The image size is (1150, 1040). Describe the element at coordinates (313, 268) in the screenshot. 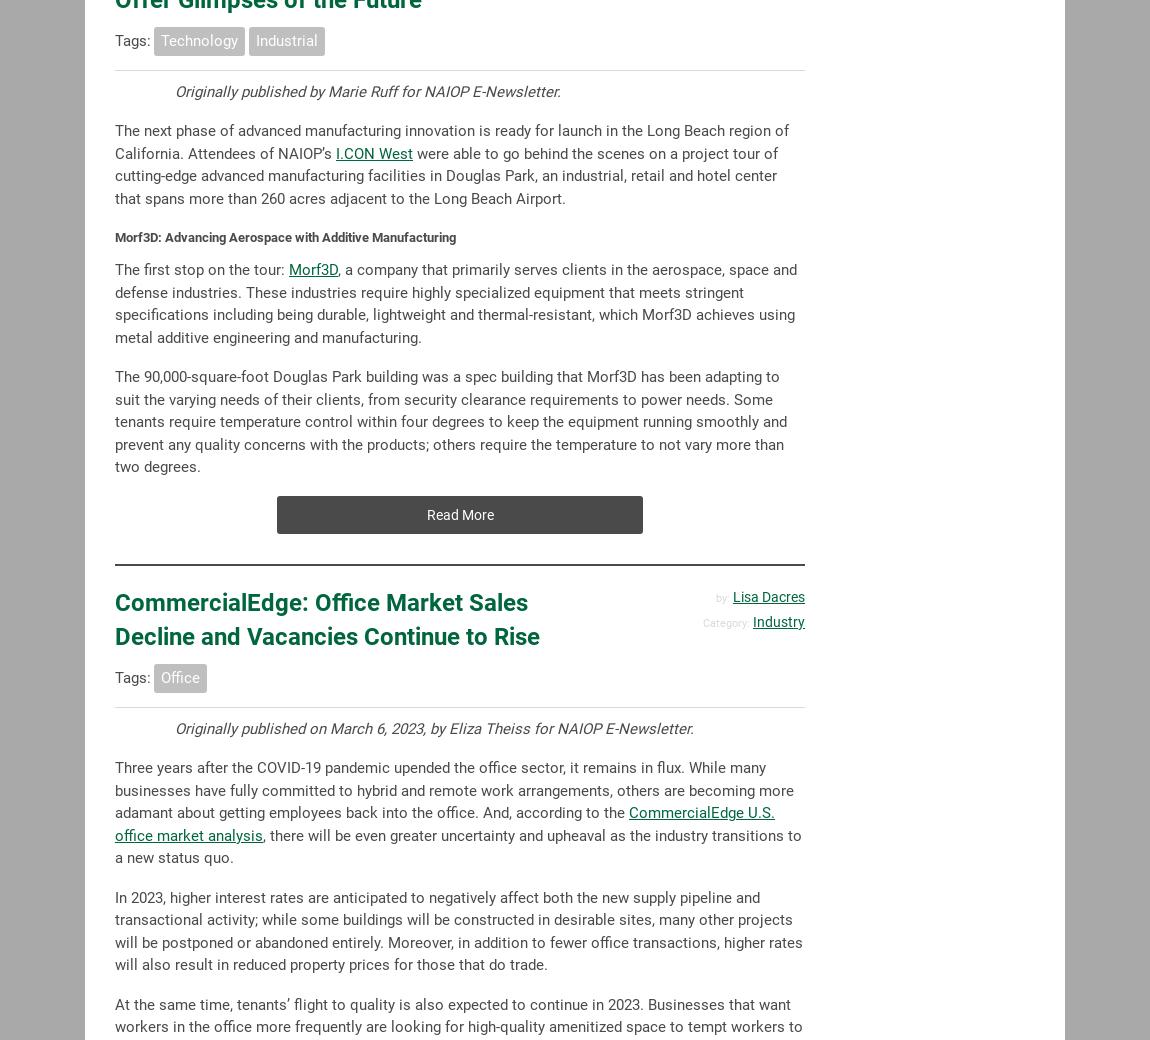

I see `'Morf3D'` at that location.